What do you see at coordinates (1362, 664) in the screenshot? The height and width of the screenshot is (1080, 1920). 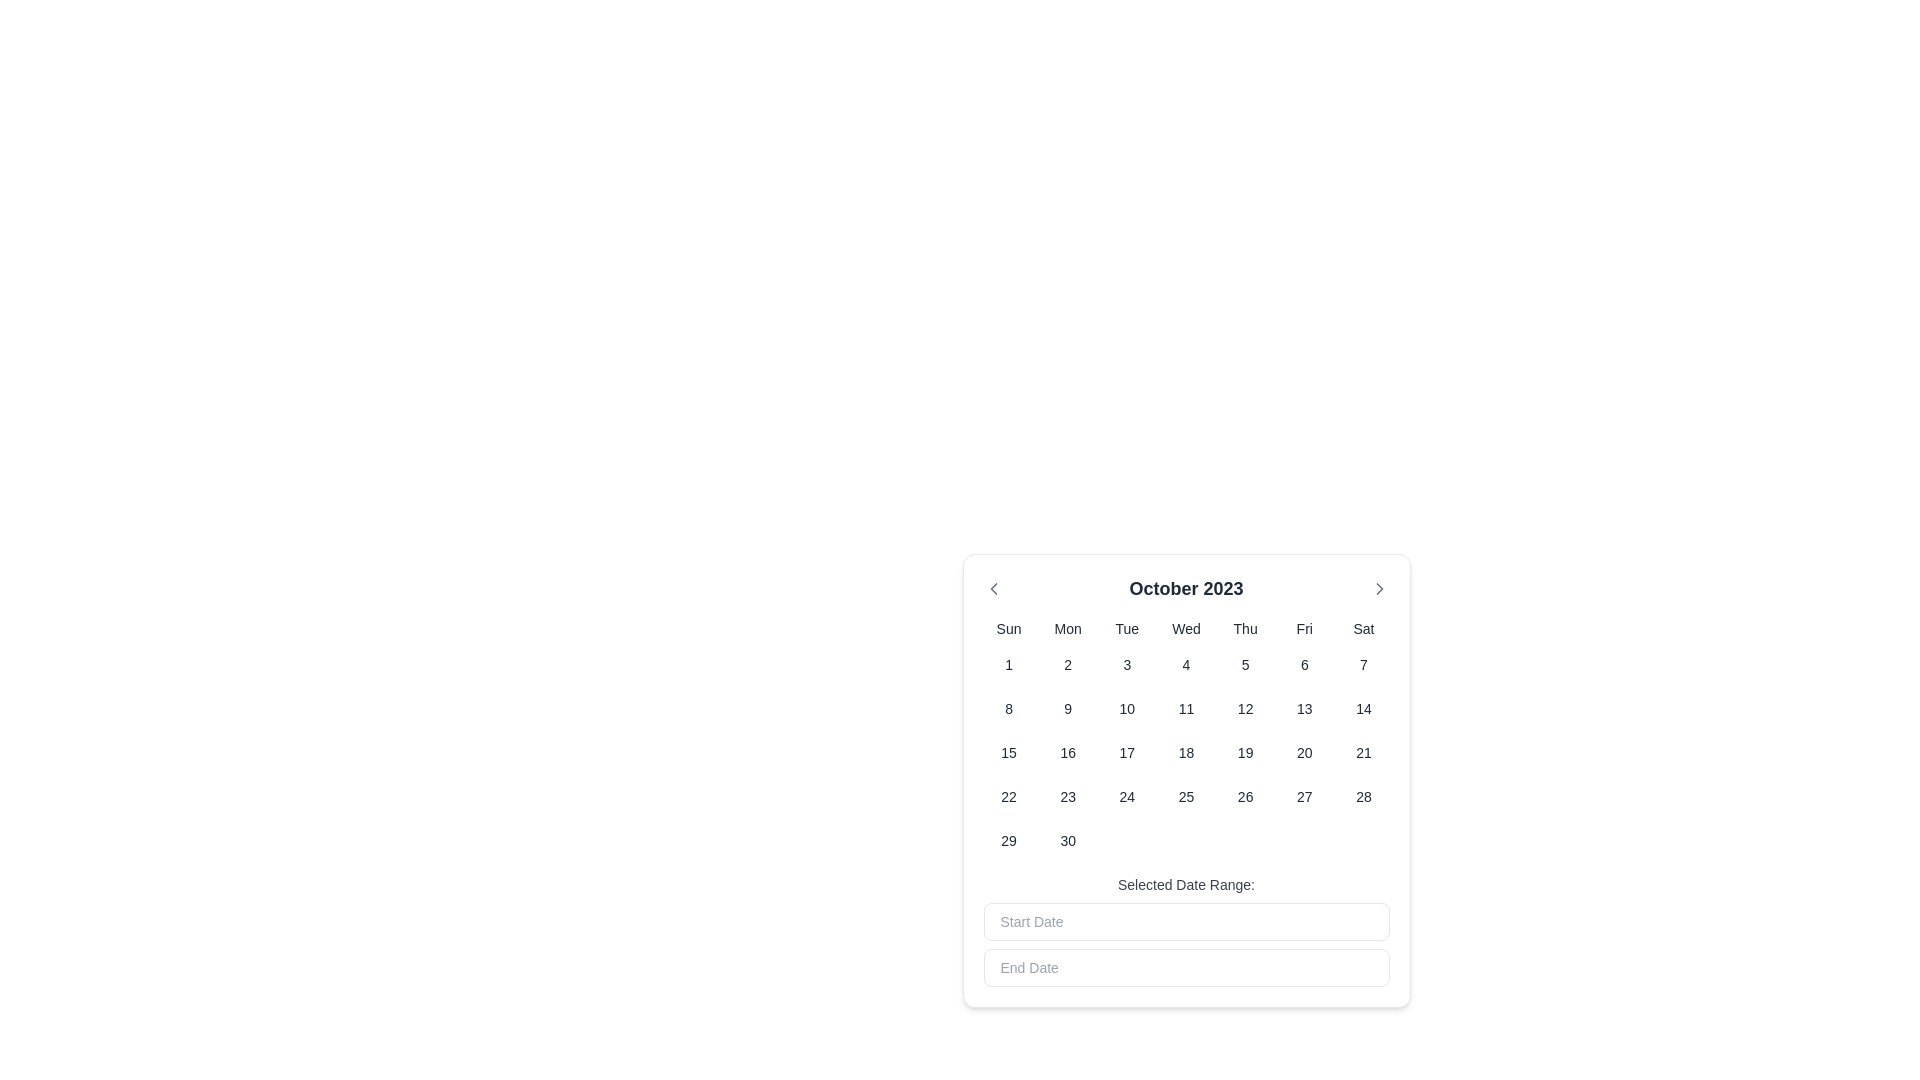 I see `the button displaying the number '7' in a calendar grid layout` at bounding box center [1362, 664].